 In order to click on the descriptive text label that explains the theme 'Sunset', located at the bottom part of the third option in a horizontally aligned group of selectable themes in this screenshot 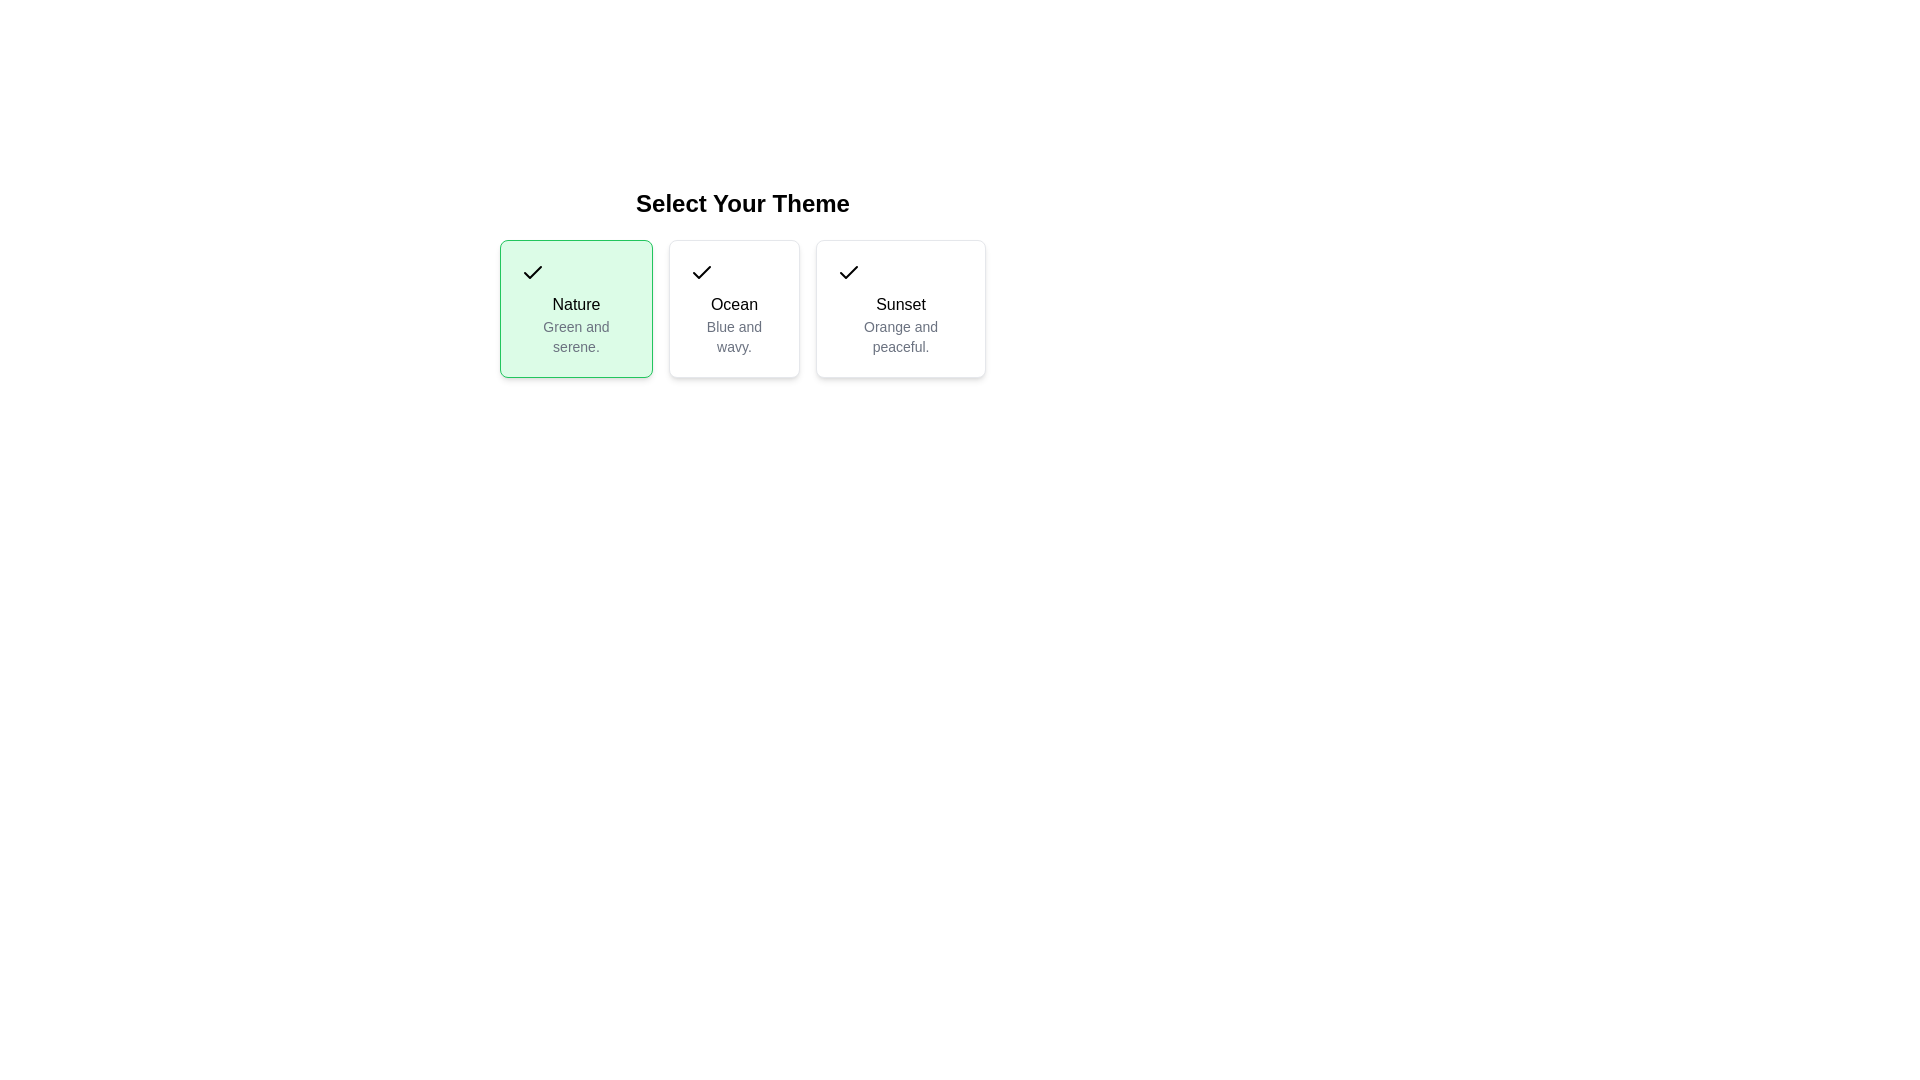, I will do `click(900, 335)`.